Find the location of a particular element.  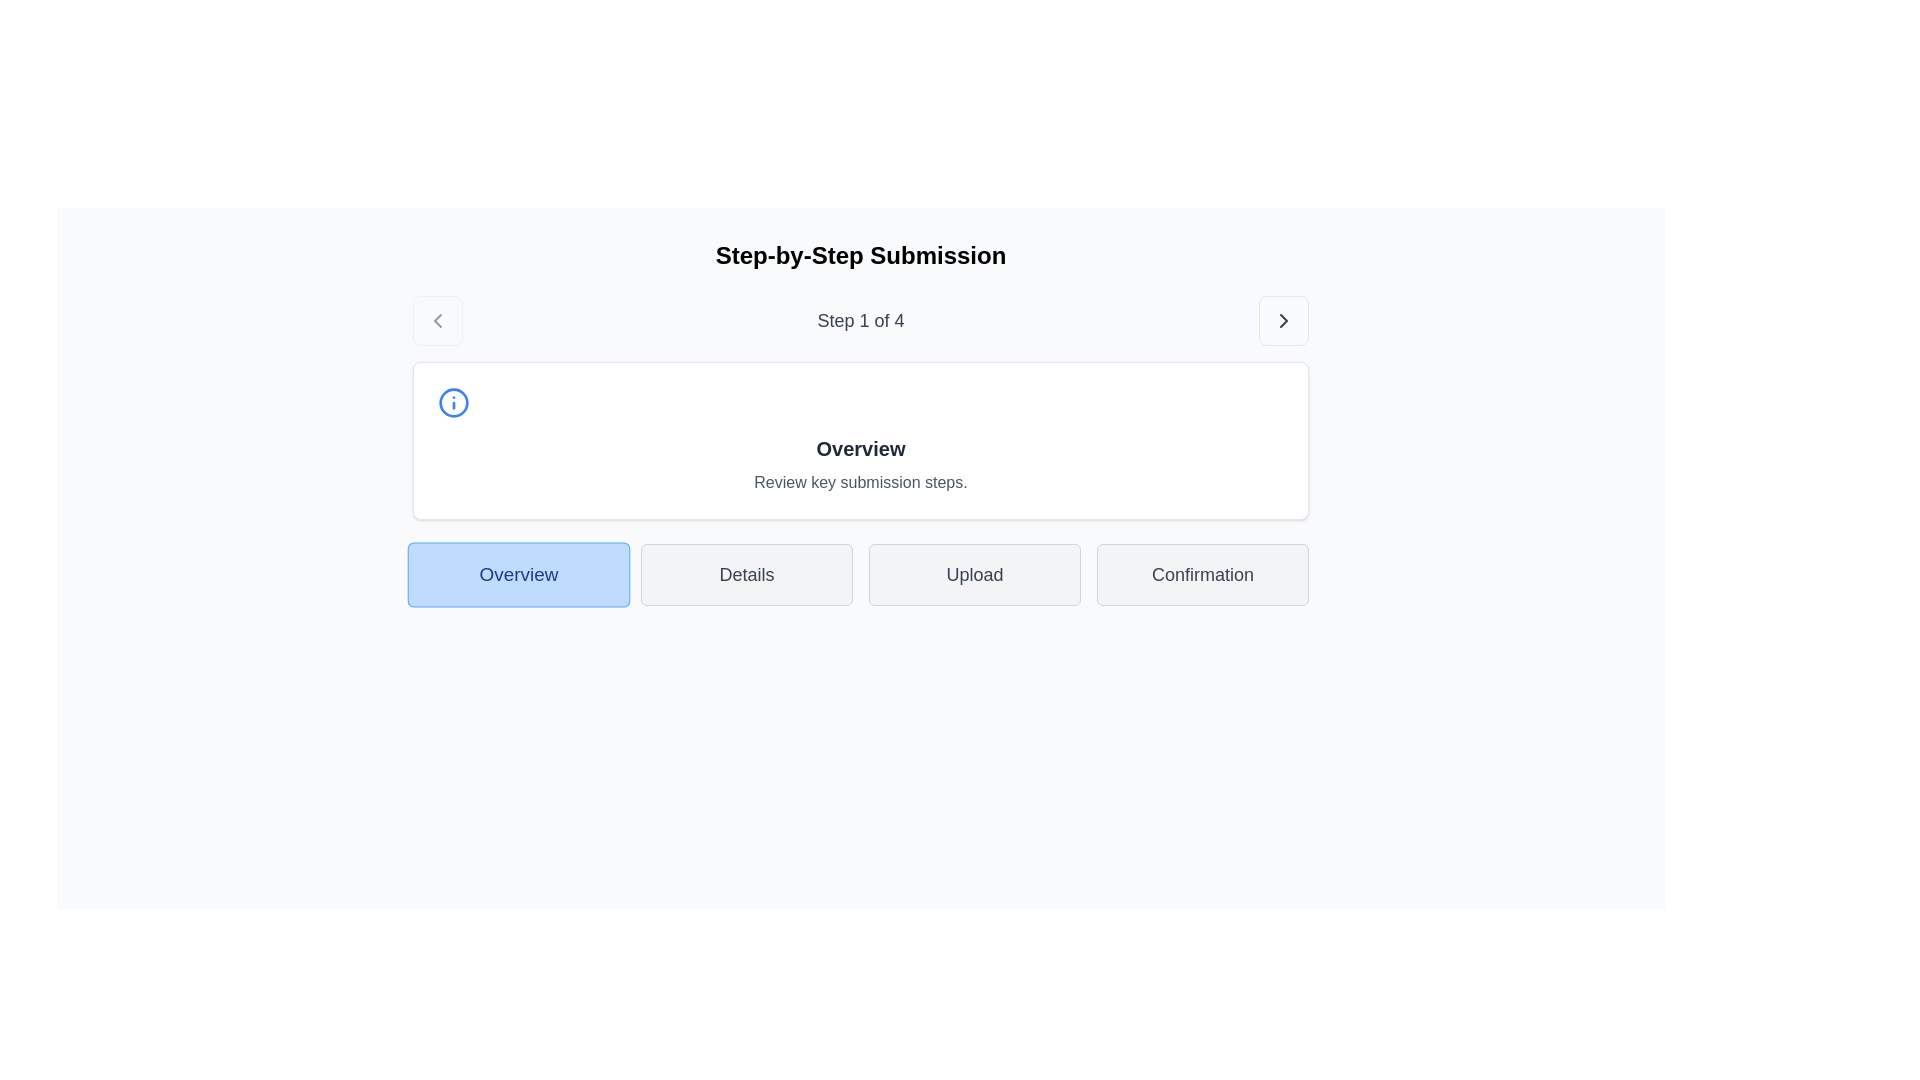

static text label 'Details' which is displayed in bold and medium-large font size, centrally positioned within a rectangular block in a button-like layout is located at coordinates (746, 574).